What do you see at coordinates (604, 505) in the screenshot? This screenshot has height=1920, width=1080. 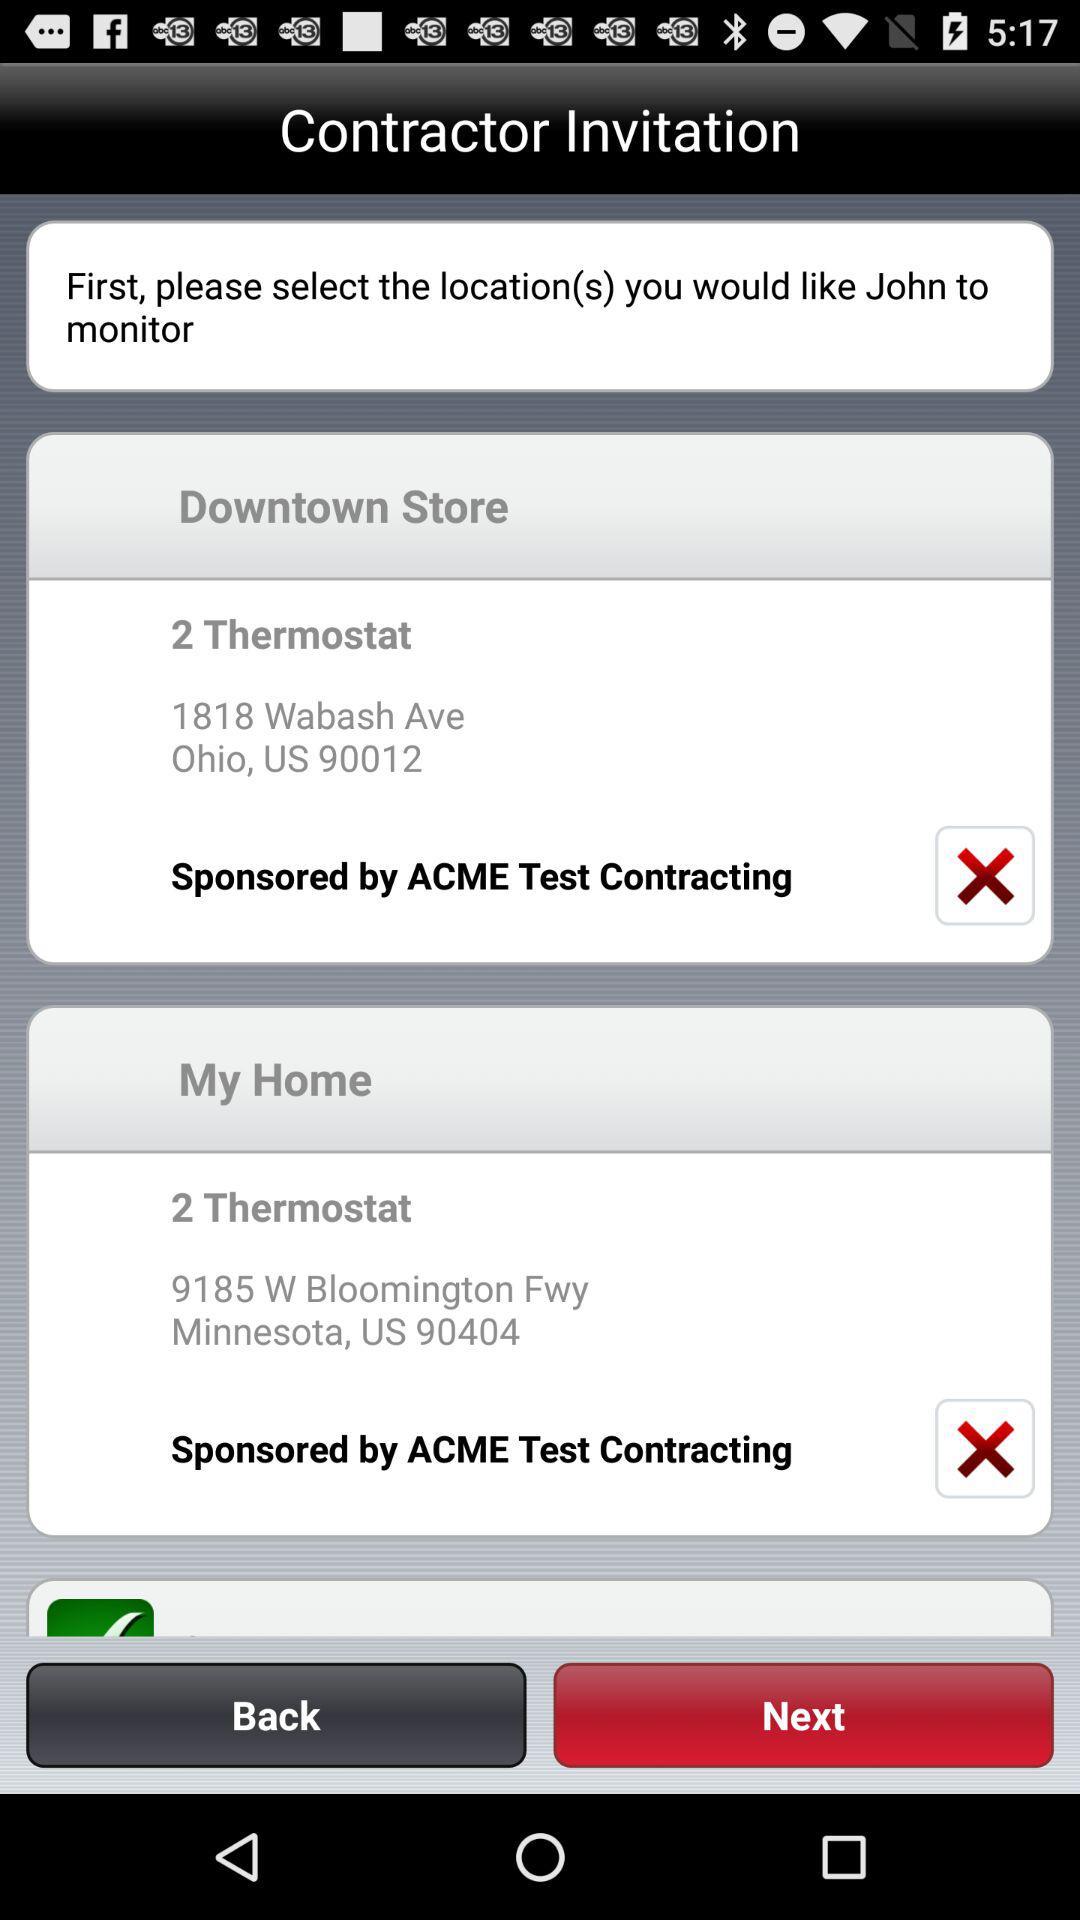 I see `the item below the first please select item` at bounding box center [604, 505].